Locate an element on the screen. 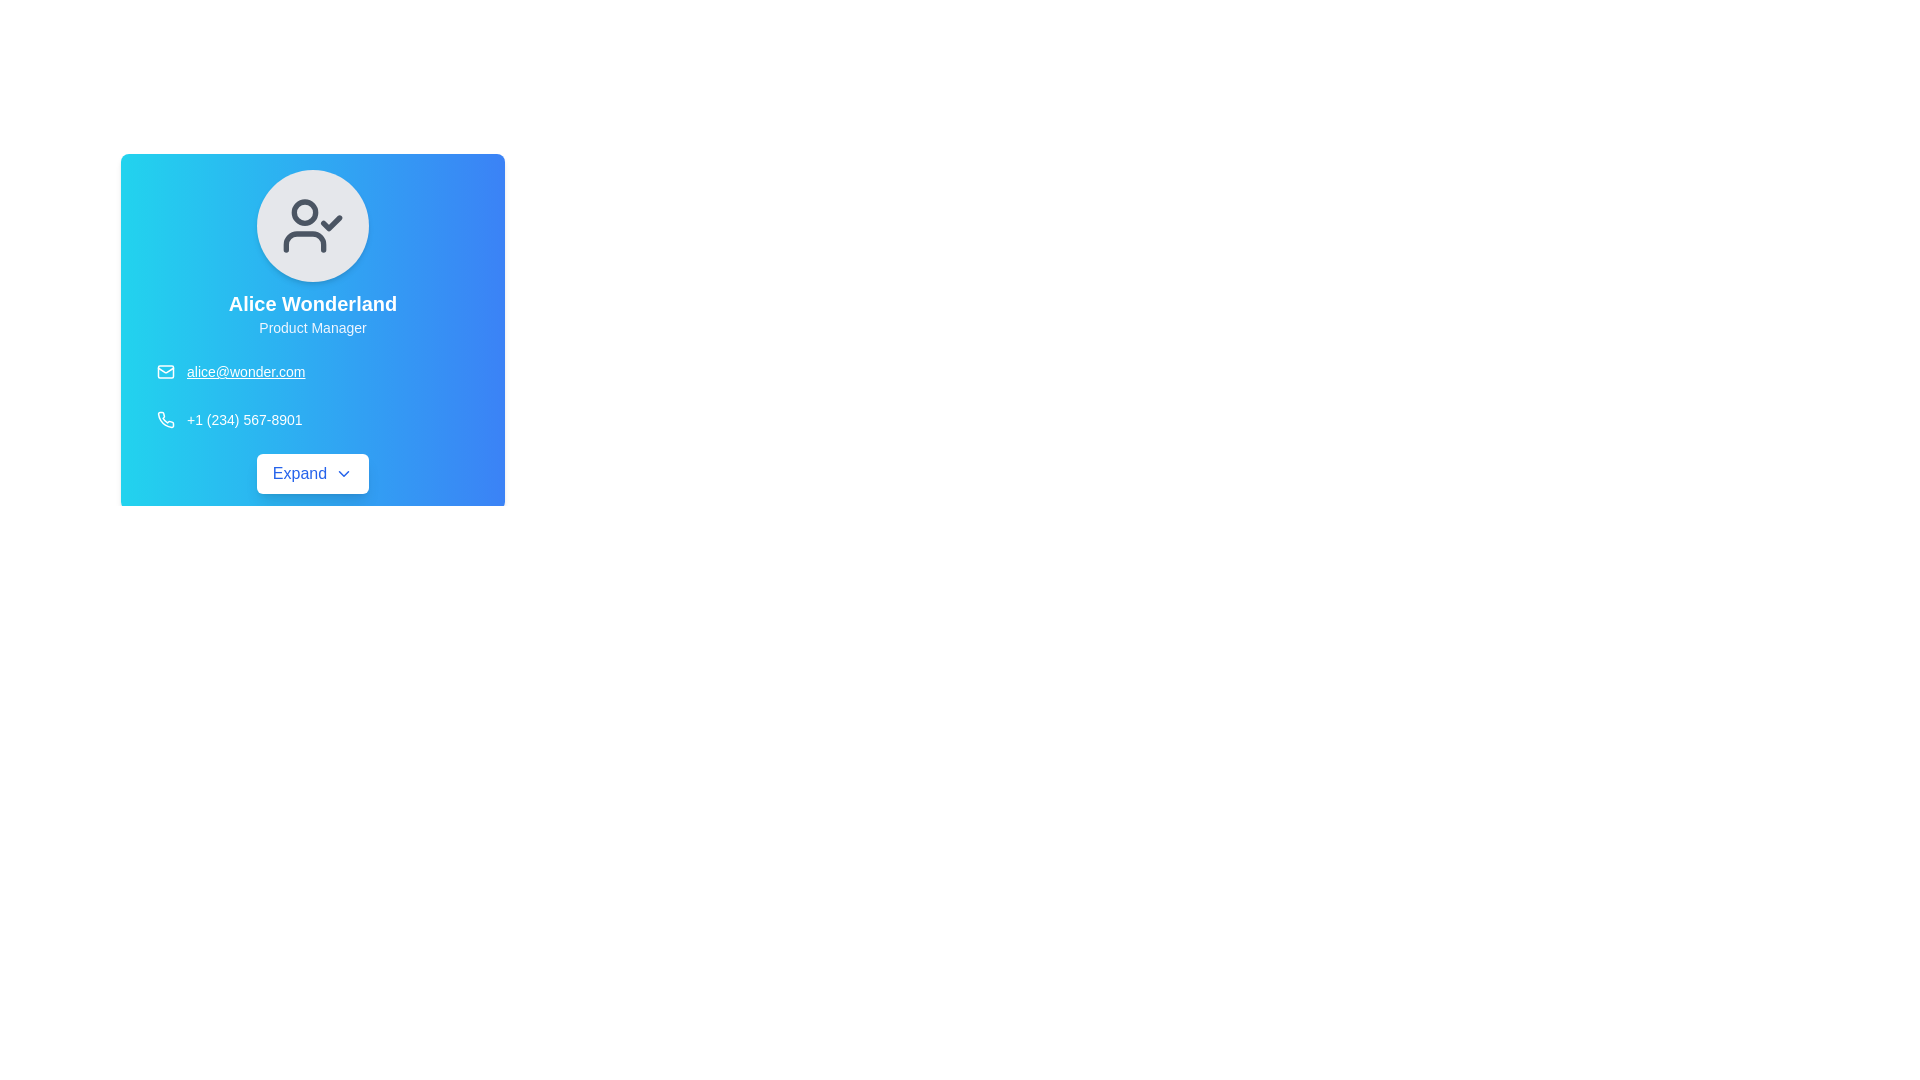 Image resolution: width=1920 pixels, height=1080 pixels. the phone number icon representing the contact method for the individual displayed in the profile, located to the left of the phone number '+1 (234) 567-8901' is located at coordinates (166, 419).